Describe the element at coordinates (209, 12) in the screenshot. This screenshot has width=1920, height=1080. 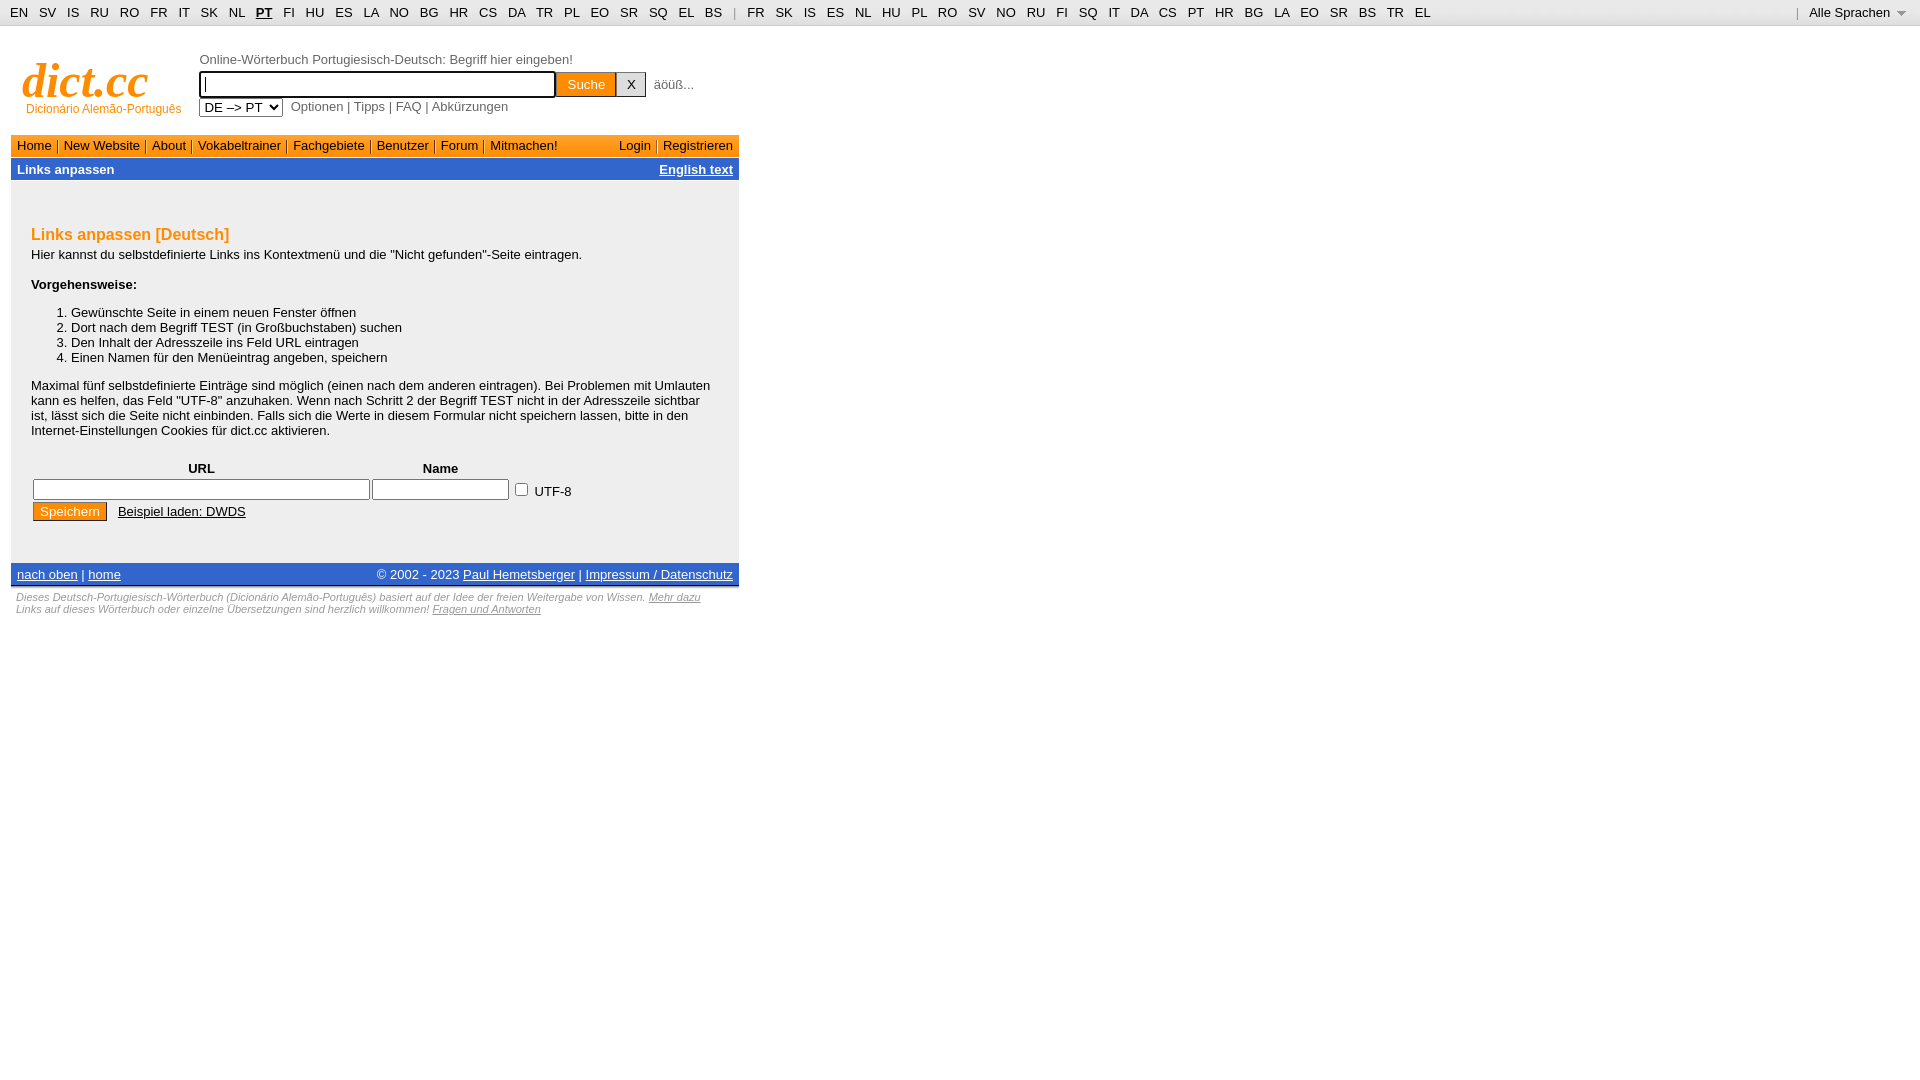
I see `'SK'` at that location.